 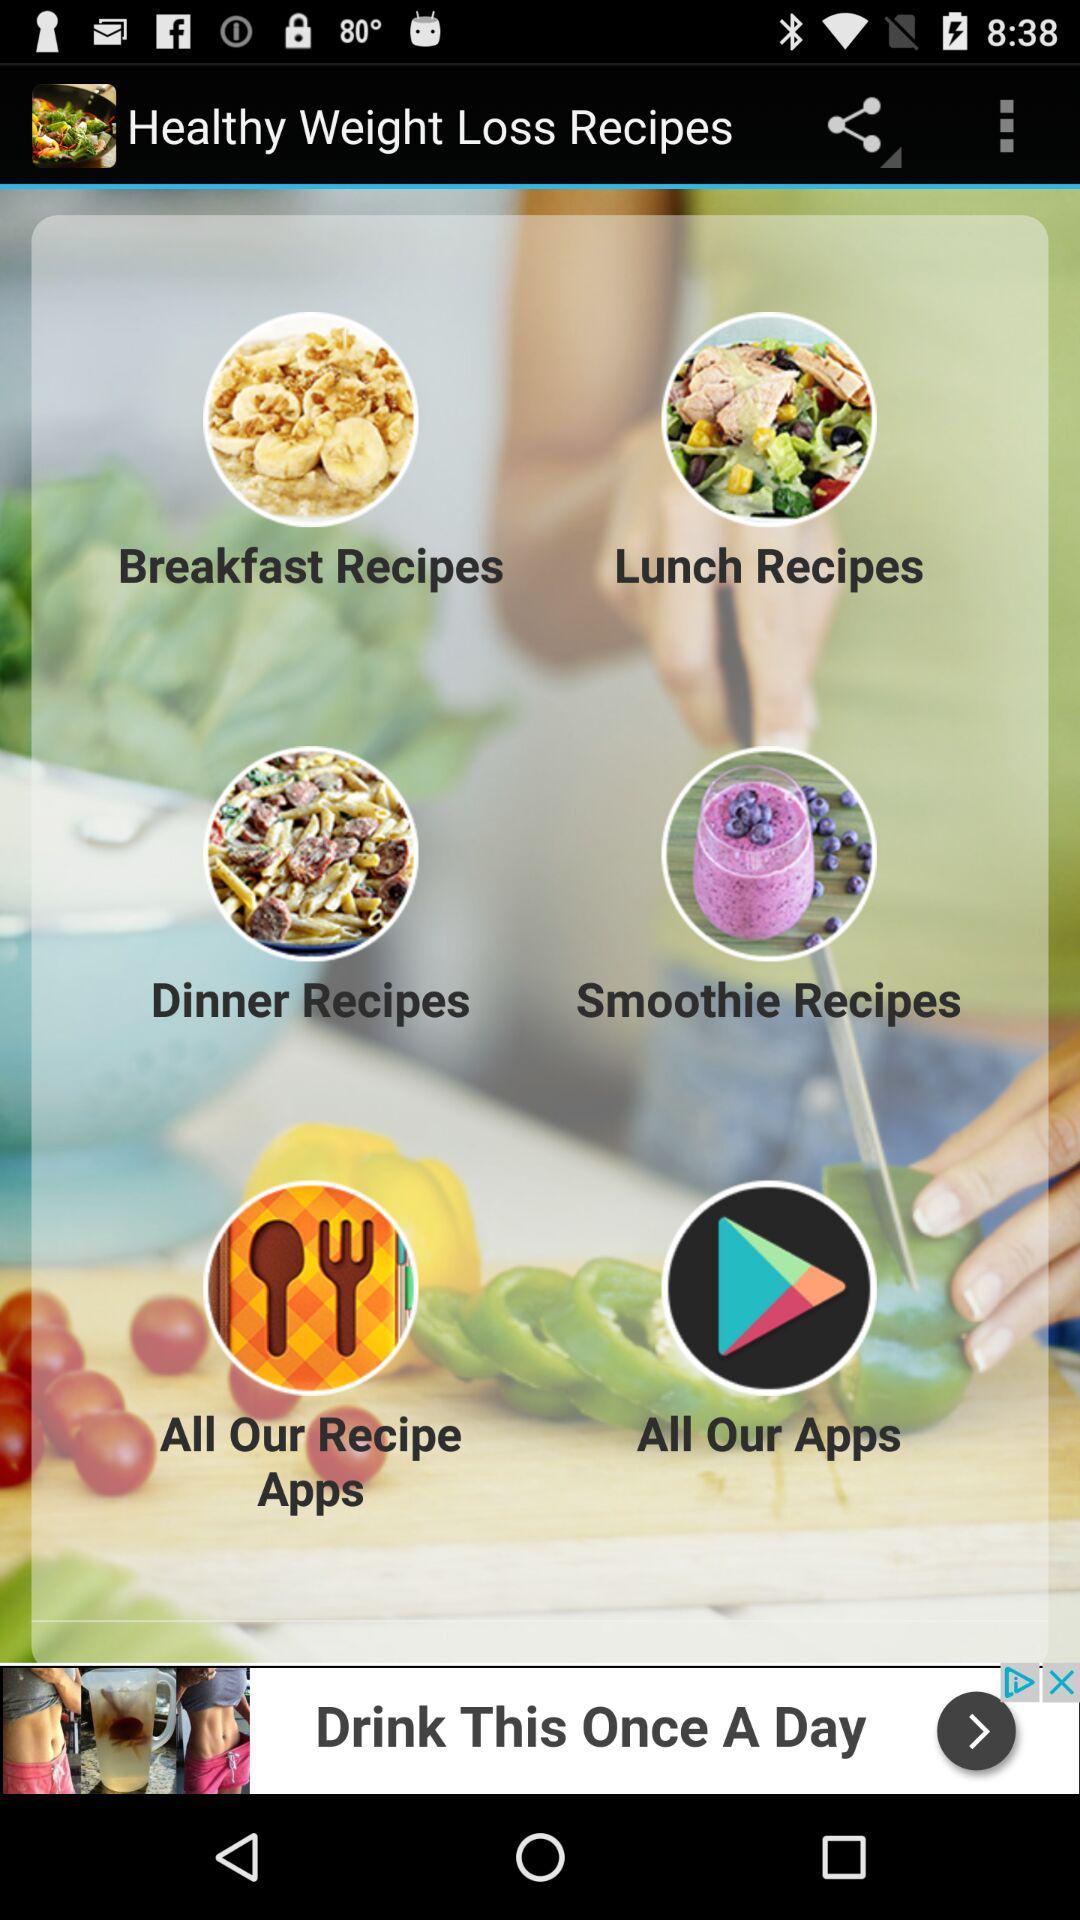 What do you see at coordinates (540, 1727) in the screenshot?
I see `advertisement` at bounding box center [540, 1727].